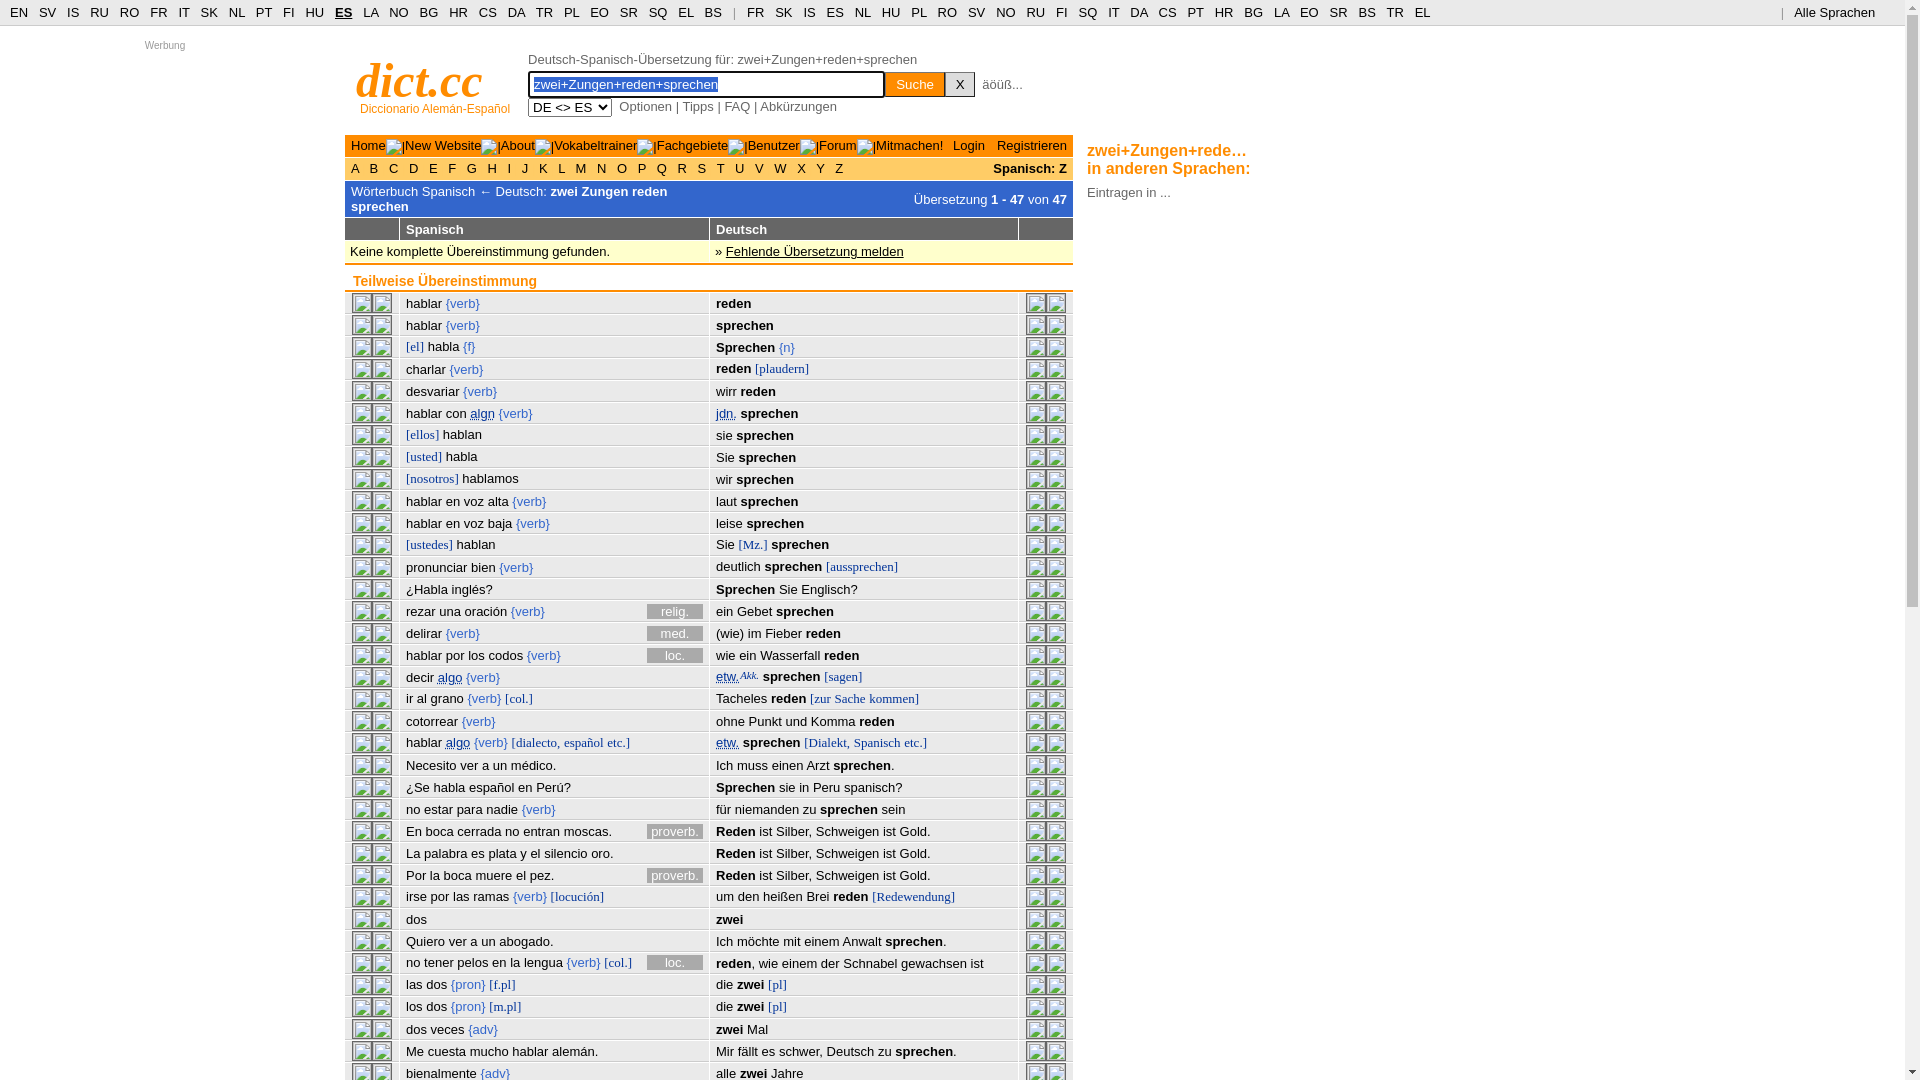 This screenshot has width=1920, height=1080. I want to click on 'die', so click(723, 983).